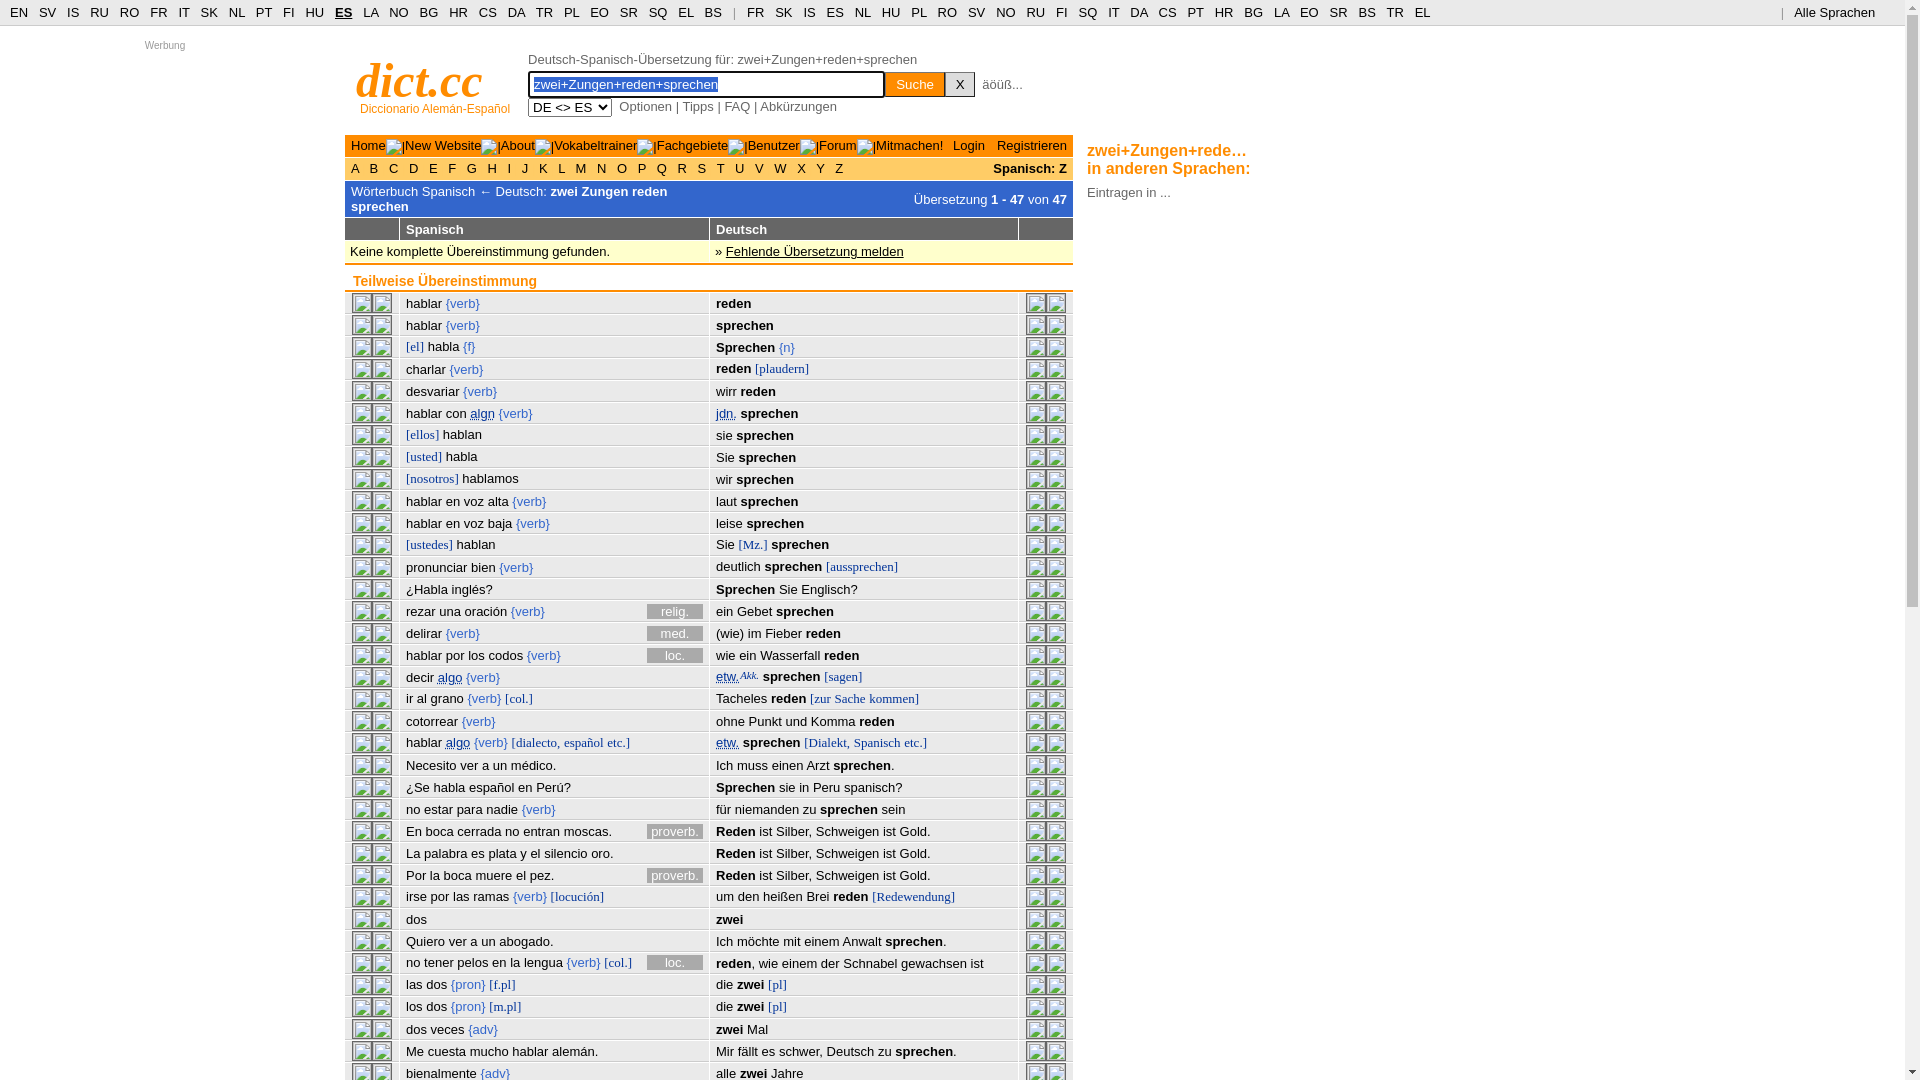 This screenshot has width=1920, height=1080. I want to click on 'die', so click(723, 983).